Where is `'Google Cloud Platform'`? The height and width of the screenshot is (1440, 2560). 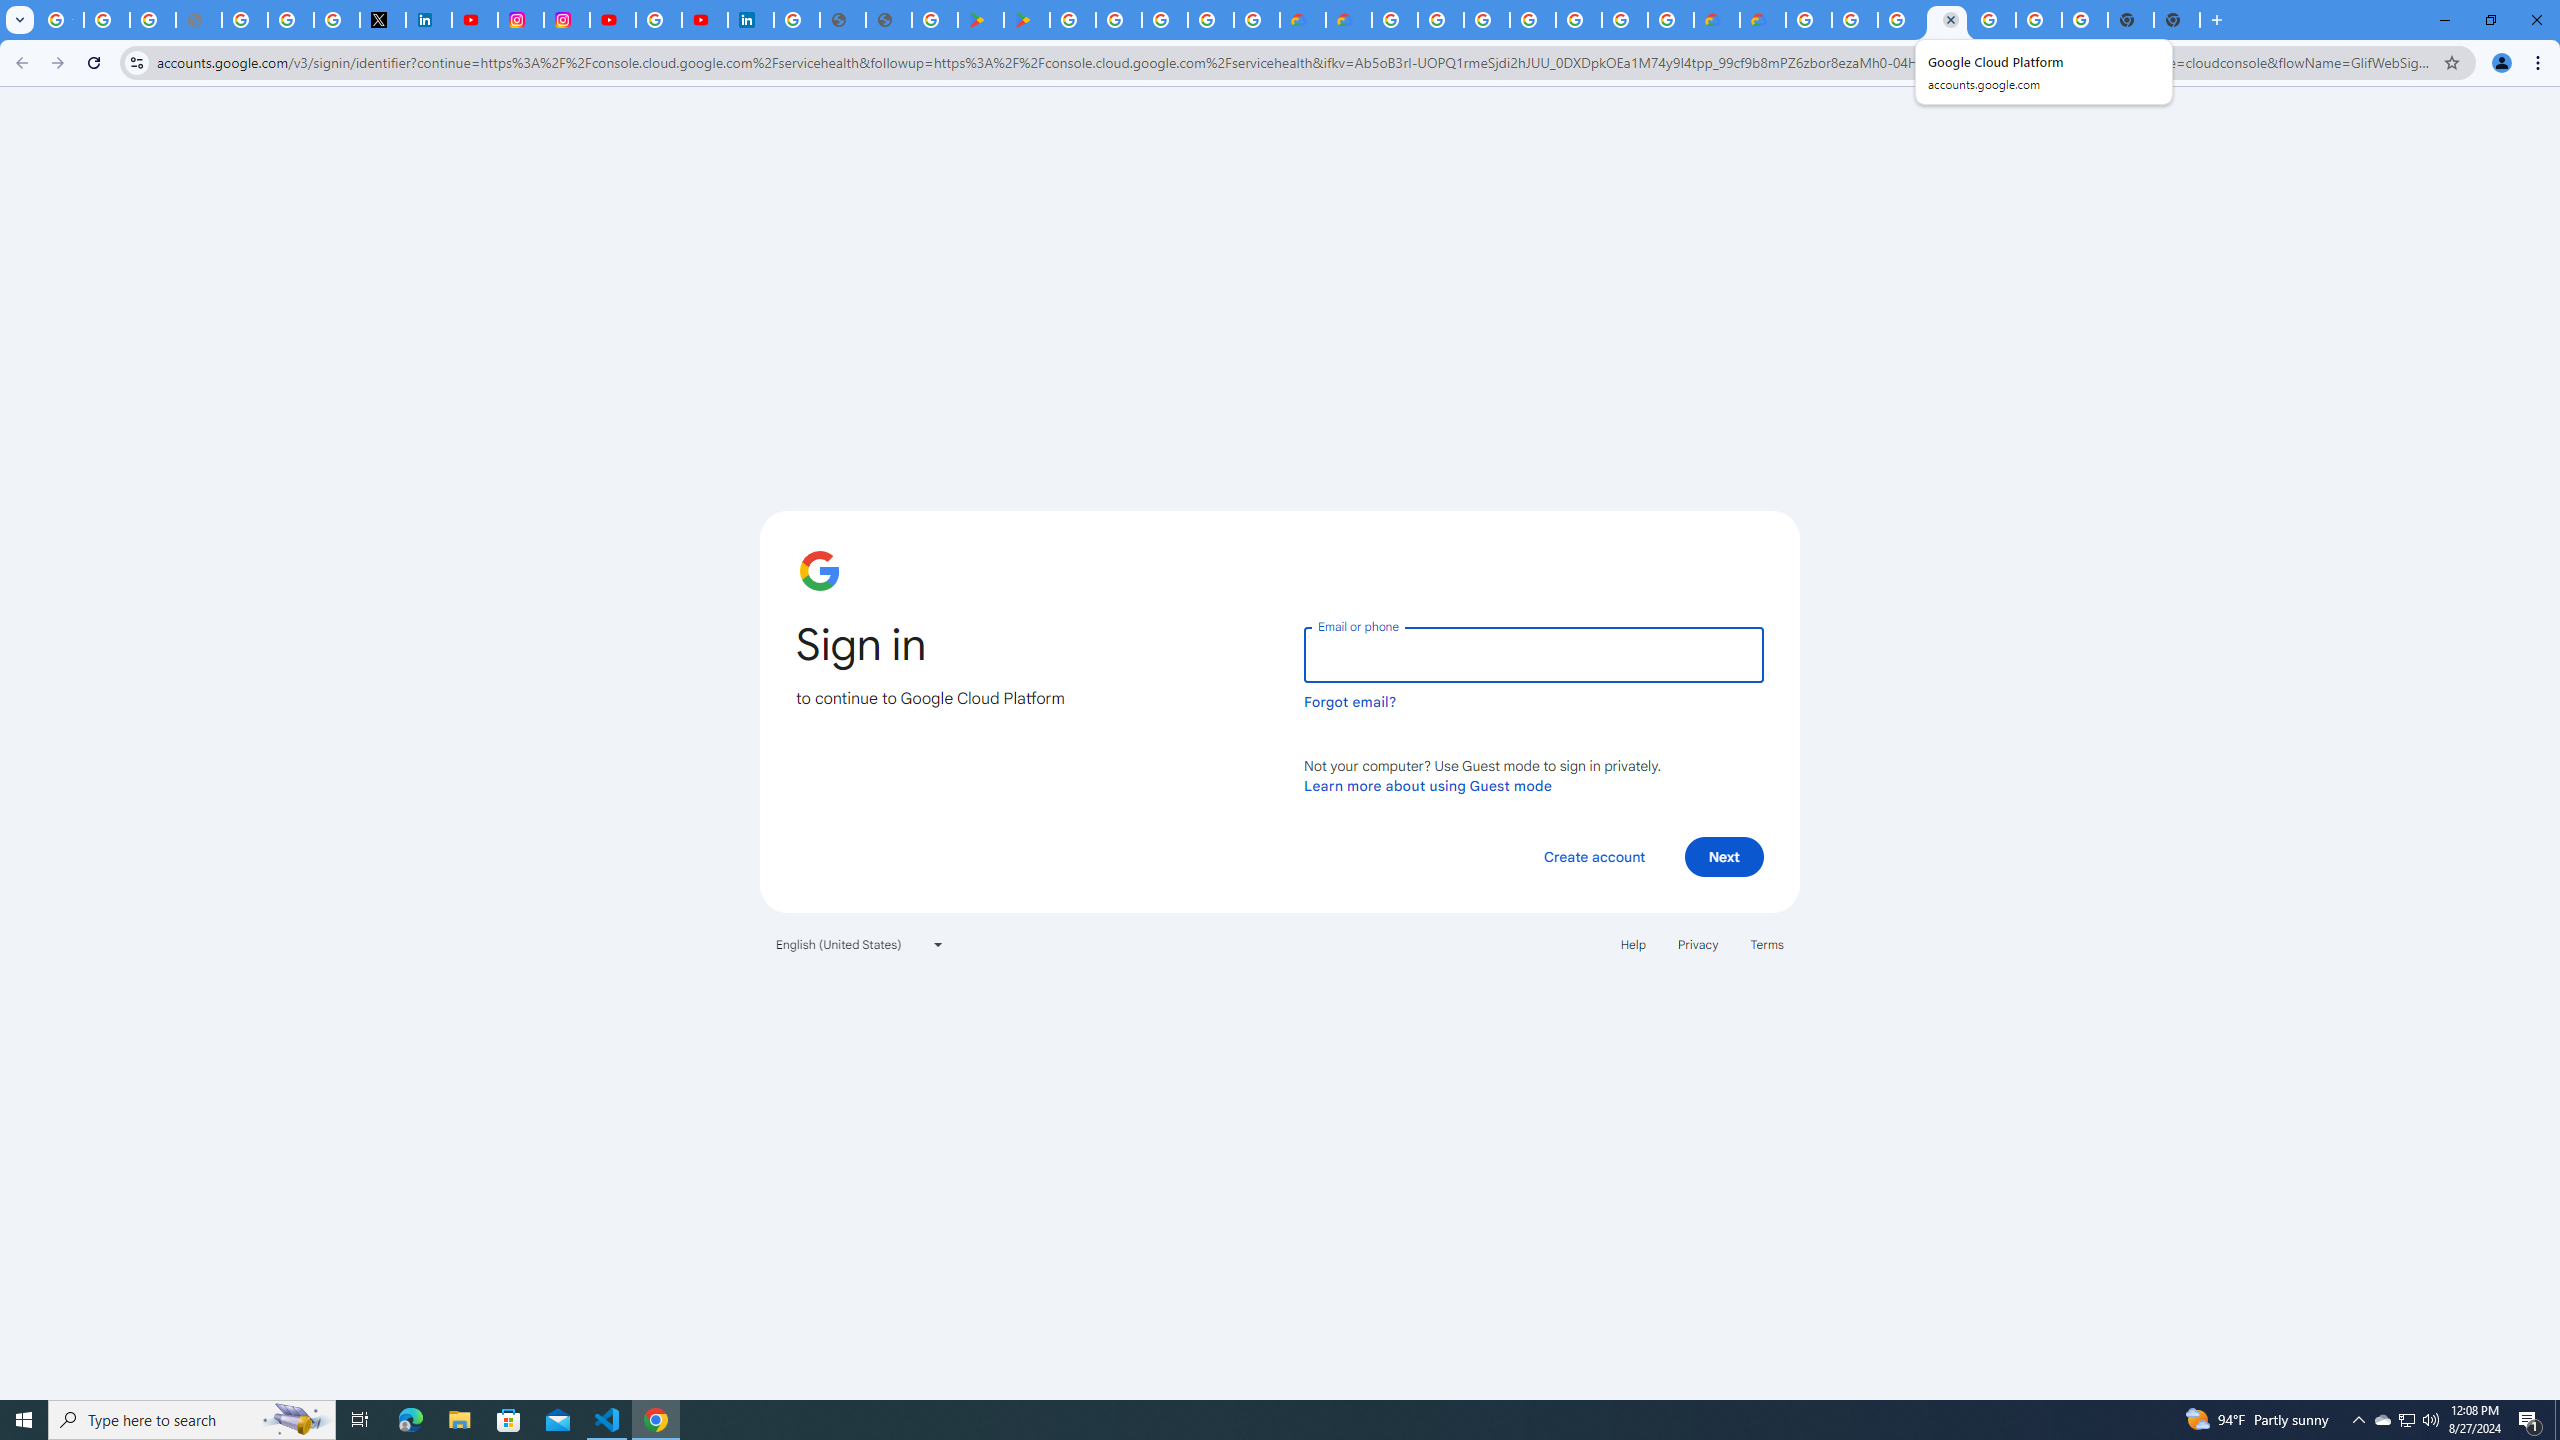 'Google Cloud Platform' is located at coordinates (1945, 19).